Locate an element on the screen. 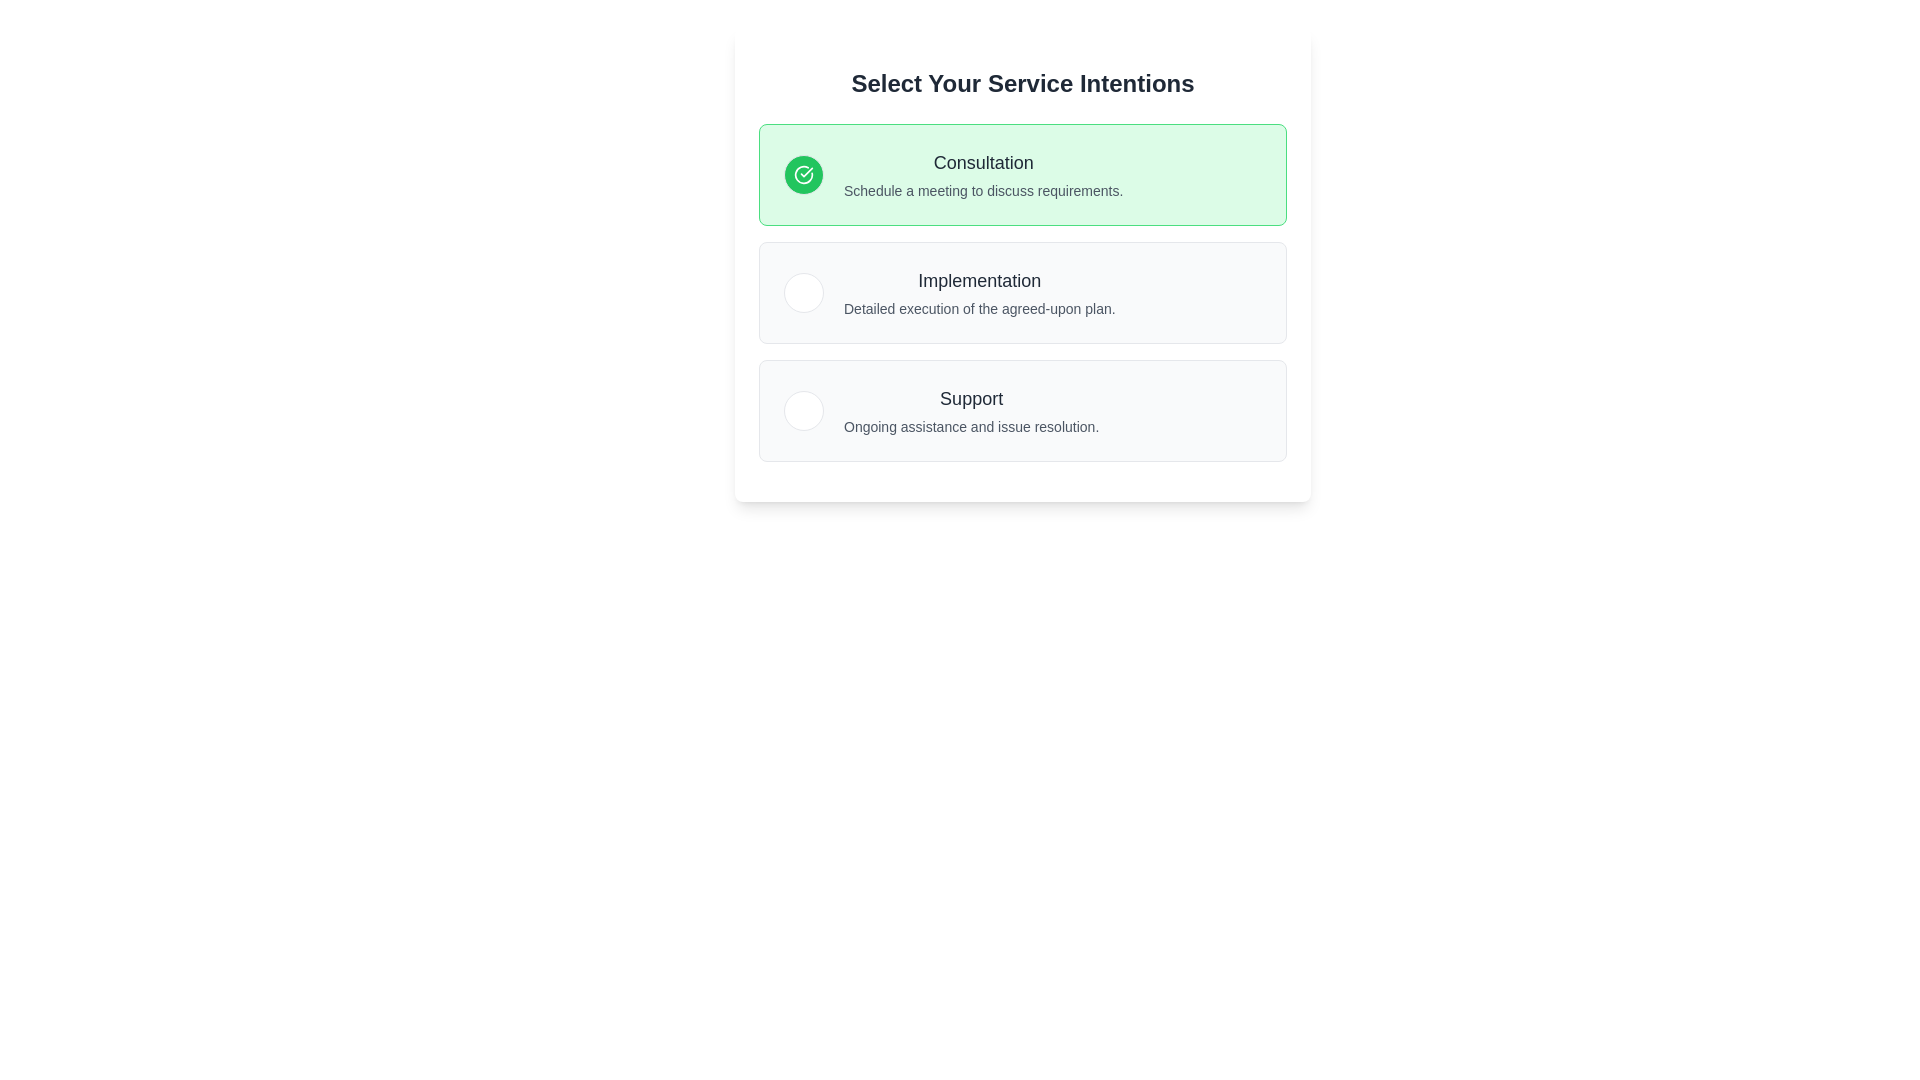 Image resolution: width=1920 pixels, height=1080 pixels. the 'Consultation' selectable card component, which is the first in a vertical group of three similar components is located at coordinates (1022, 173).